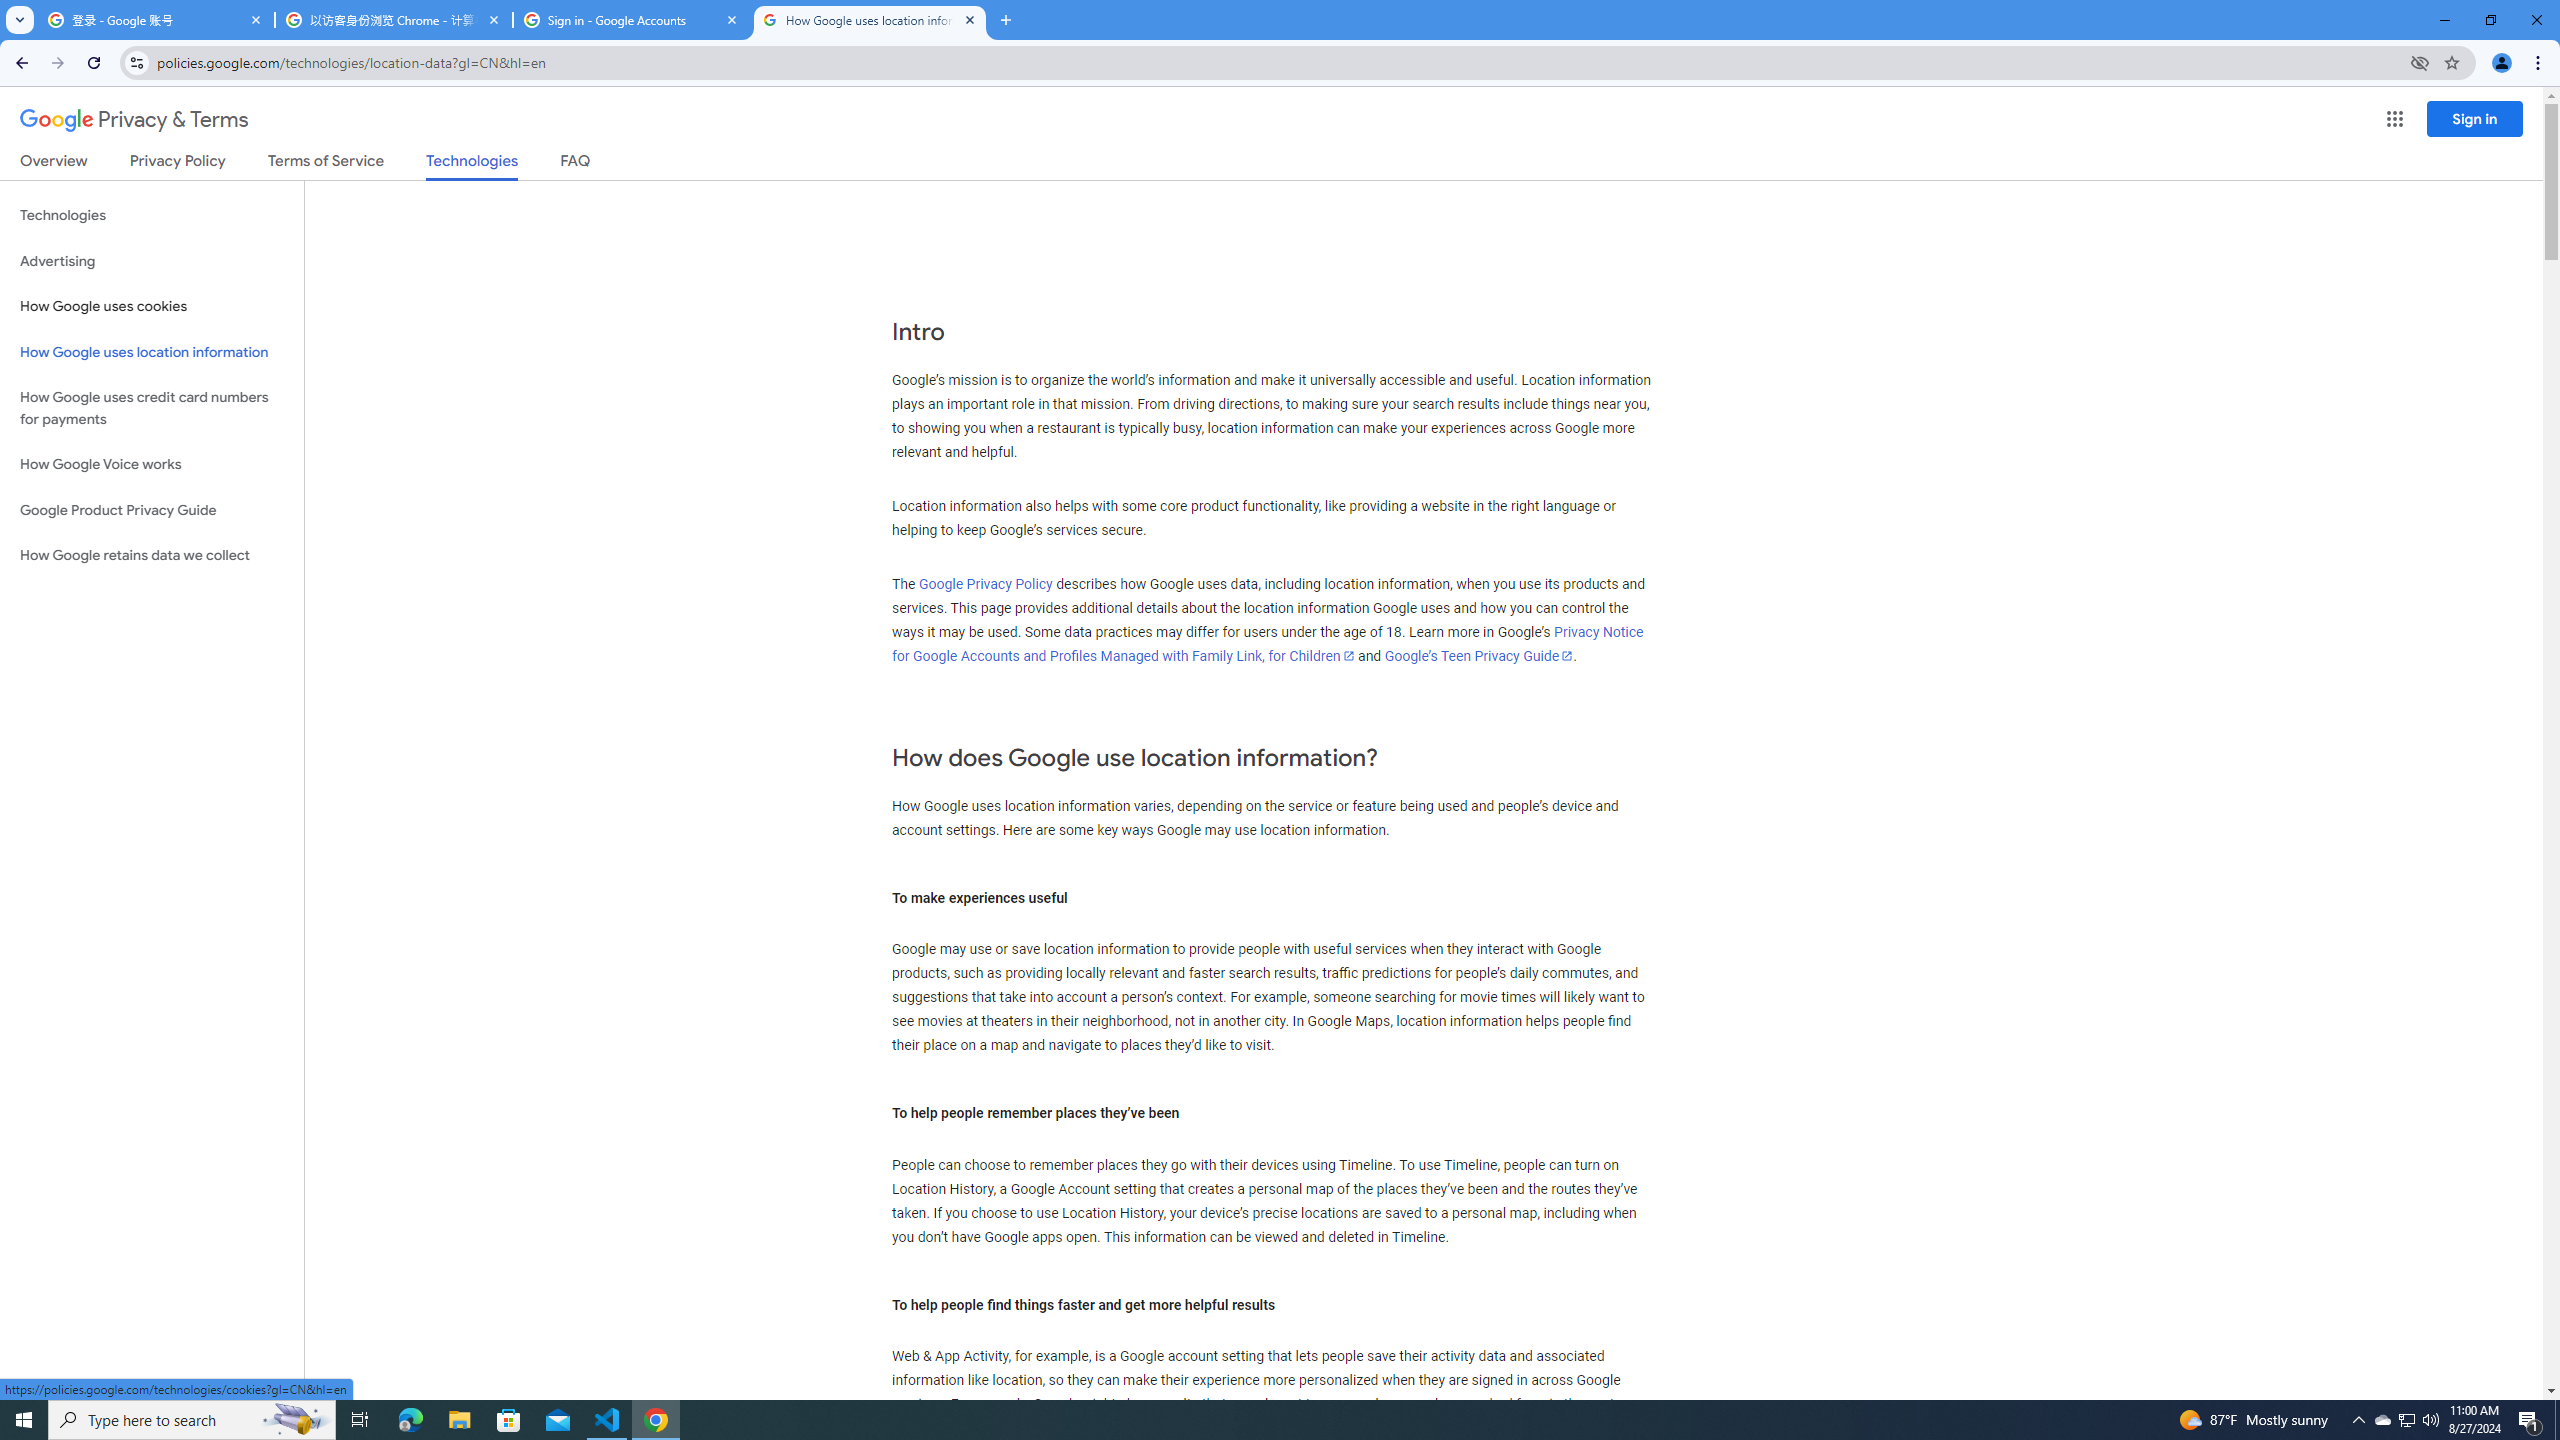 The width and height of the screenshot is (2560, 1440). I want to click on 'How Google Voice works', so click(151, 464).